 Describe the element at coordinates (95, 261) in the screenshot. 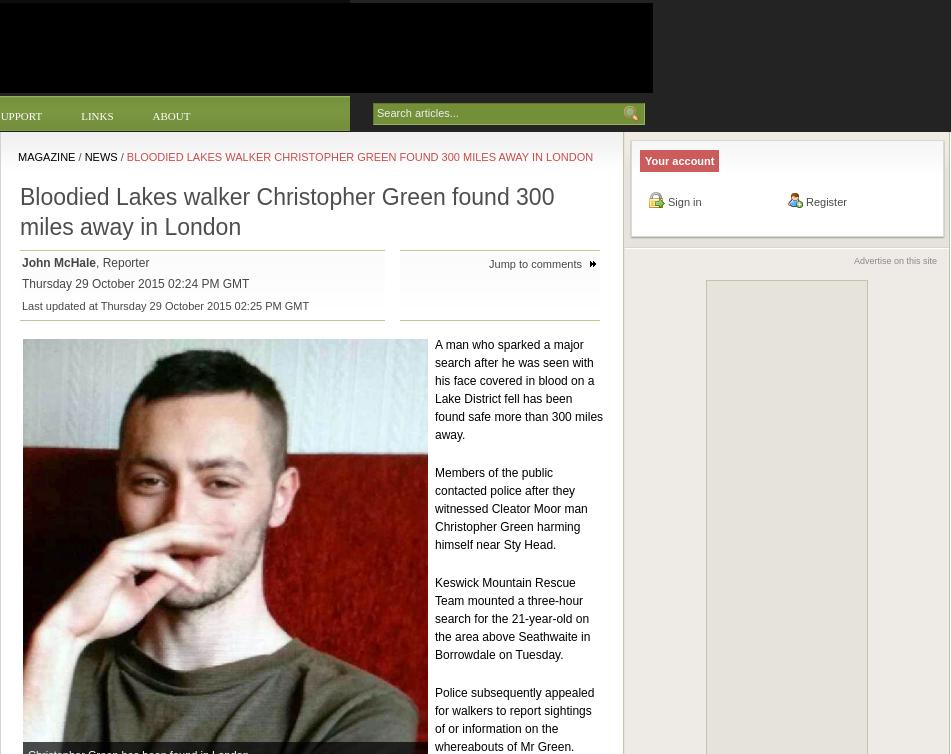

I see `', Reporter'` at that location.